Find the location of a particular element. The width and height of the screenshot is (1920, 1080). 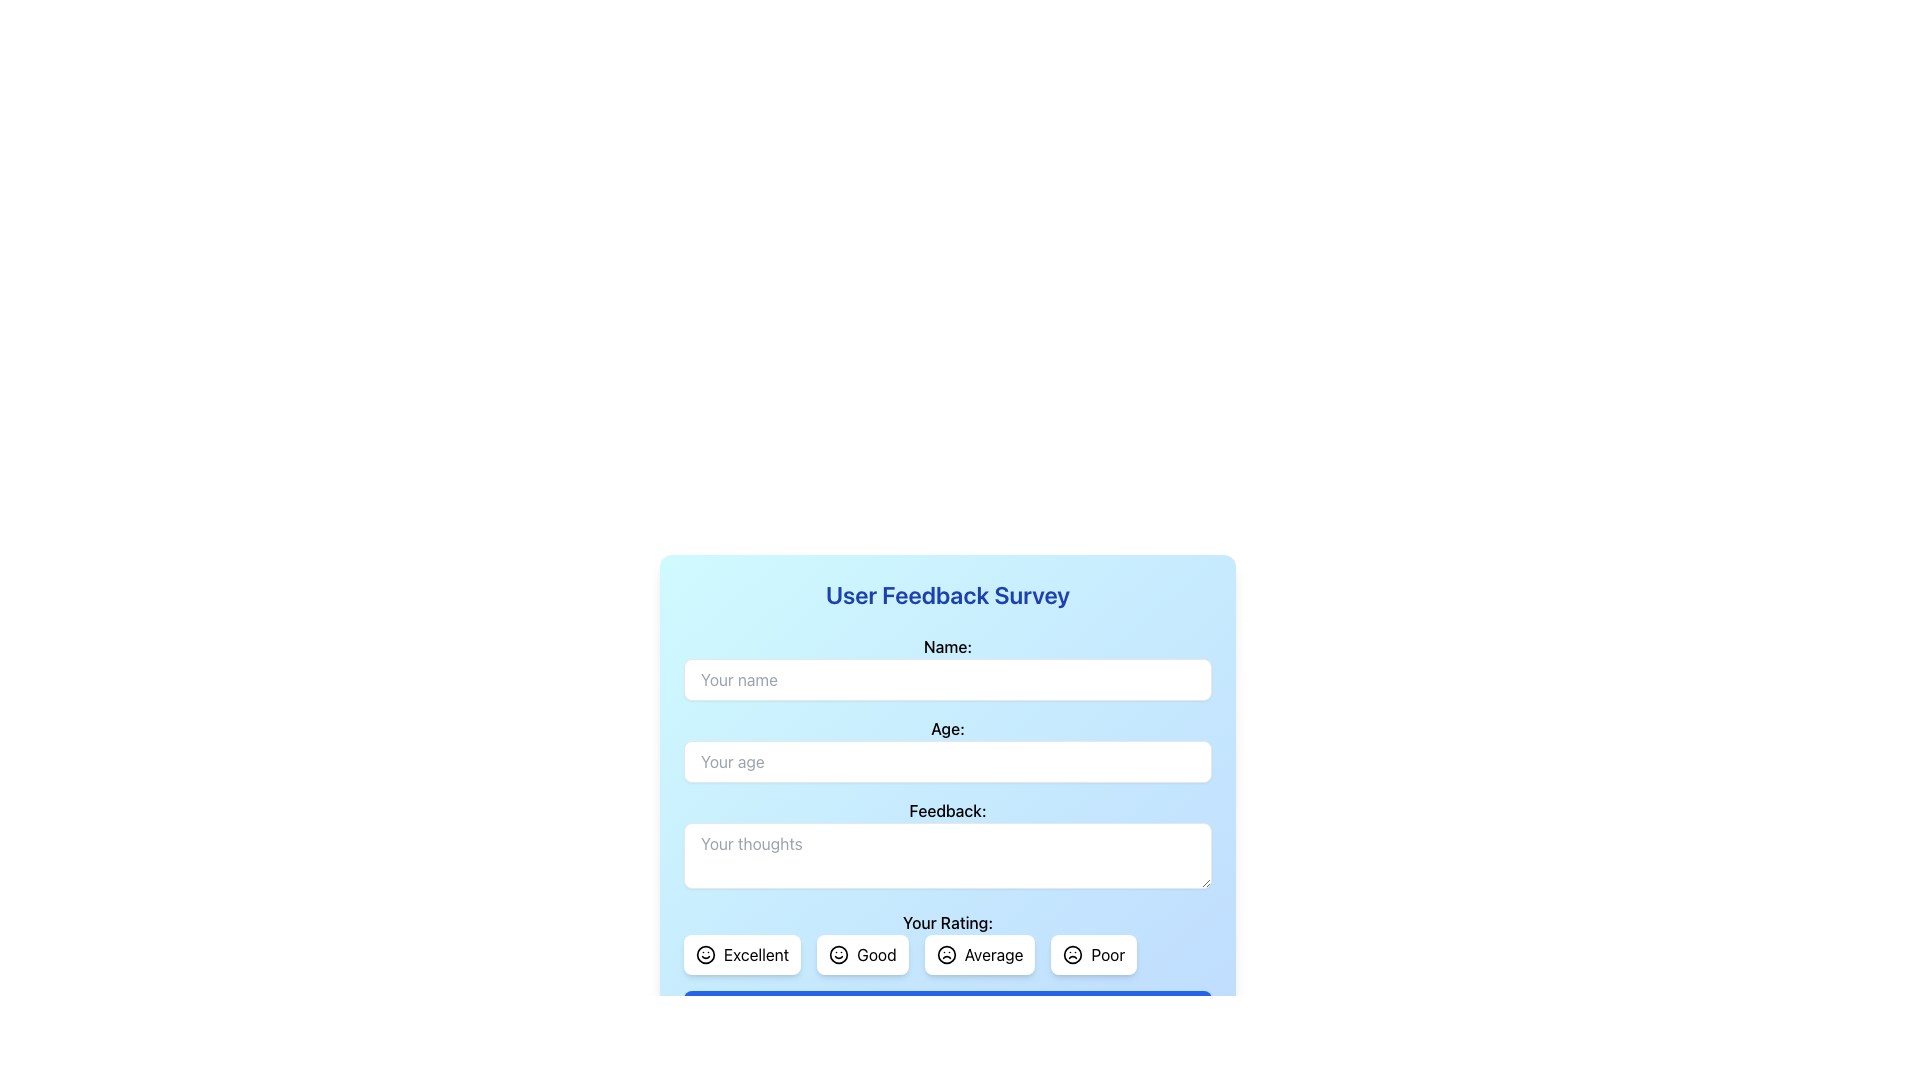

the title/header Text label at the top center of the form, which provides context about the form's purpose is located at coordinates (947, 593).